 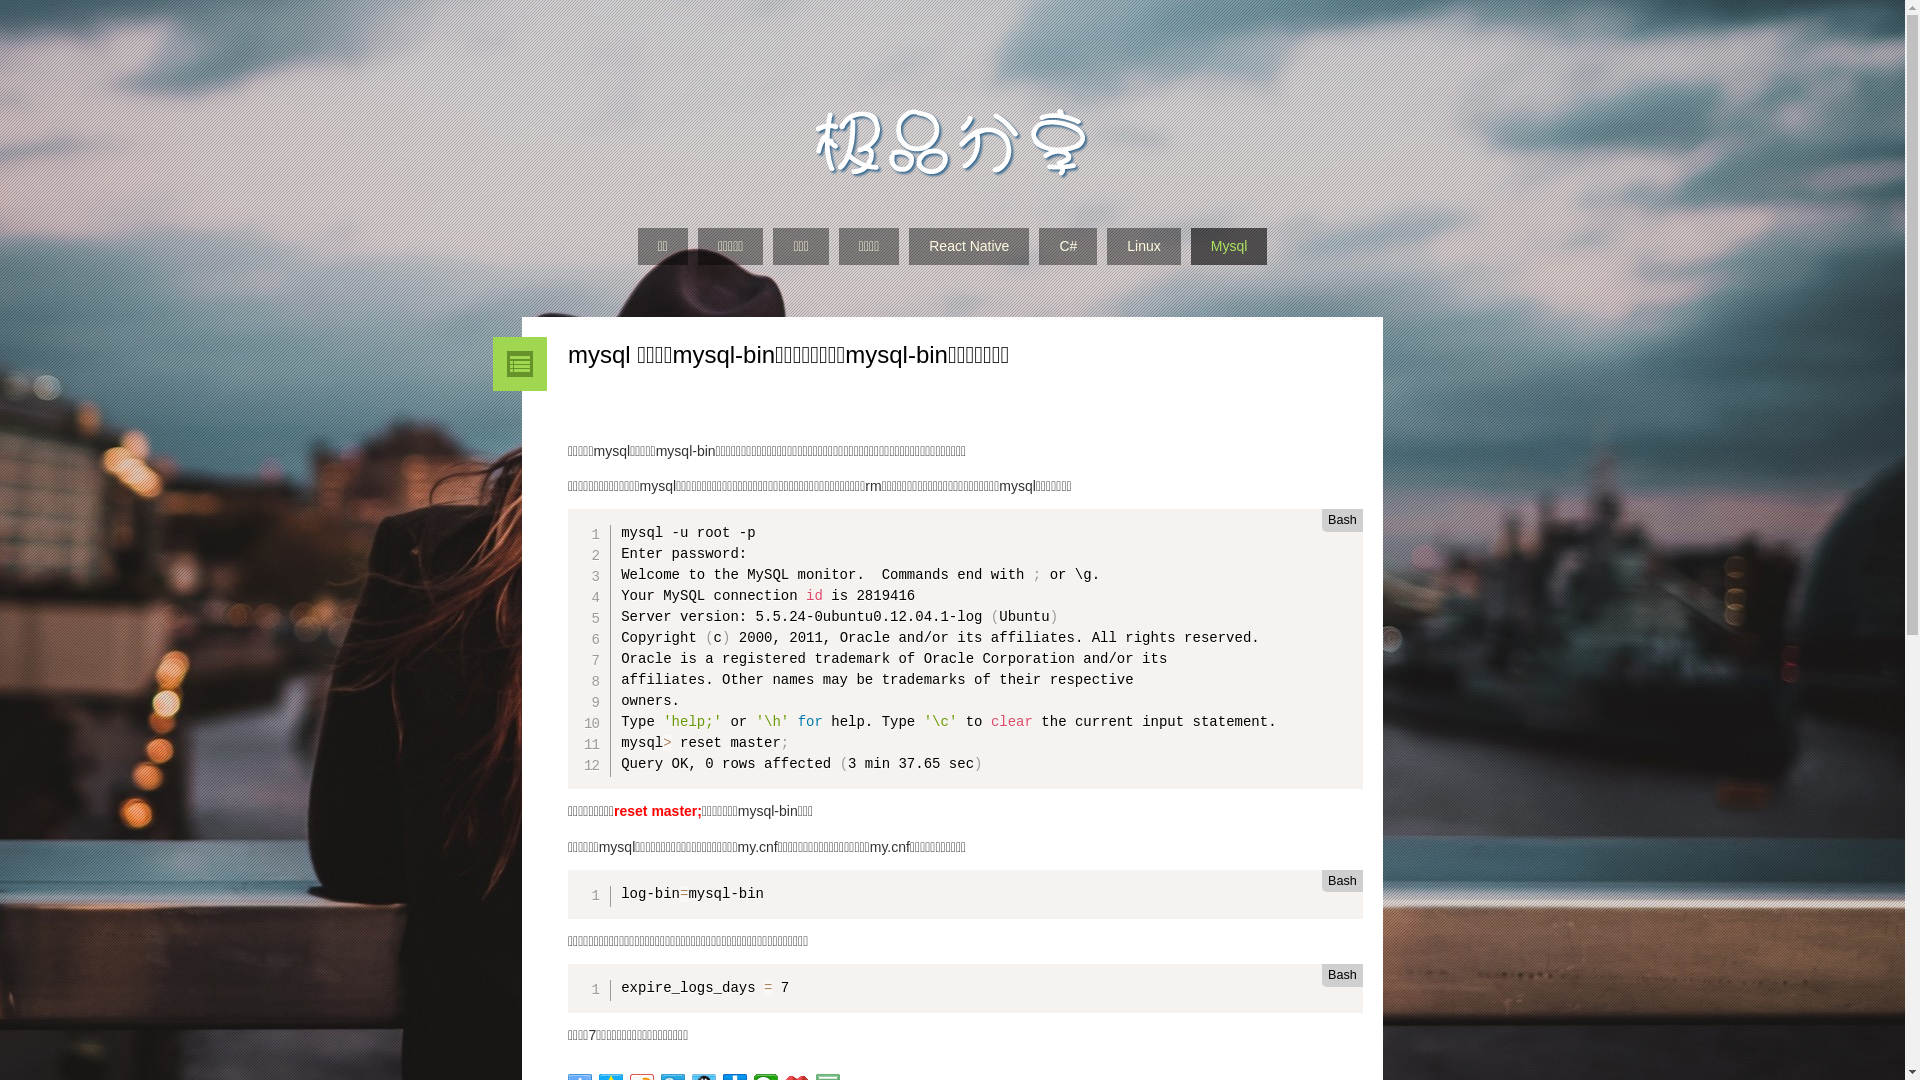 What do you see at coordinates (1143, 245) in the screenshot?
I see `'Linux'` at bounding box center [1143, 245].